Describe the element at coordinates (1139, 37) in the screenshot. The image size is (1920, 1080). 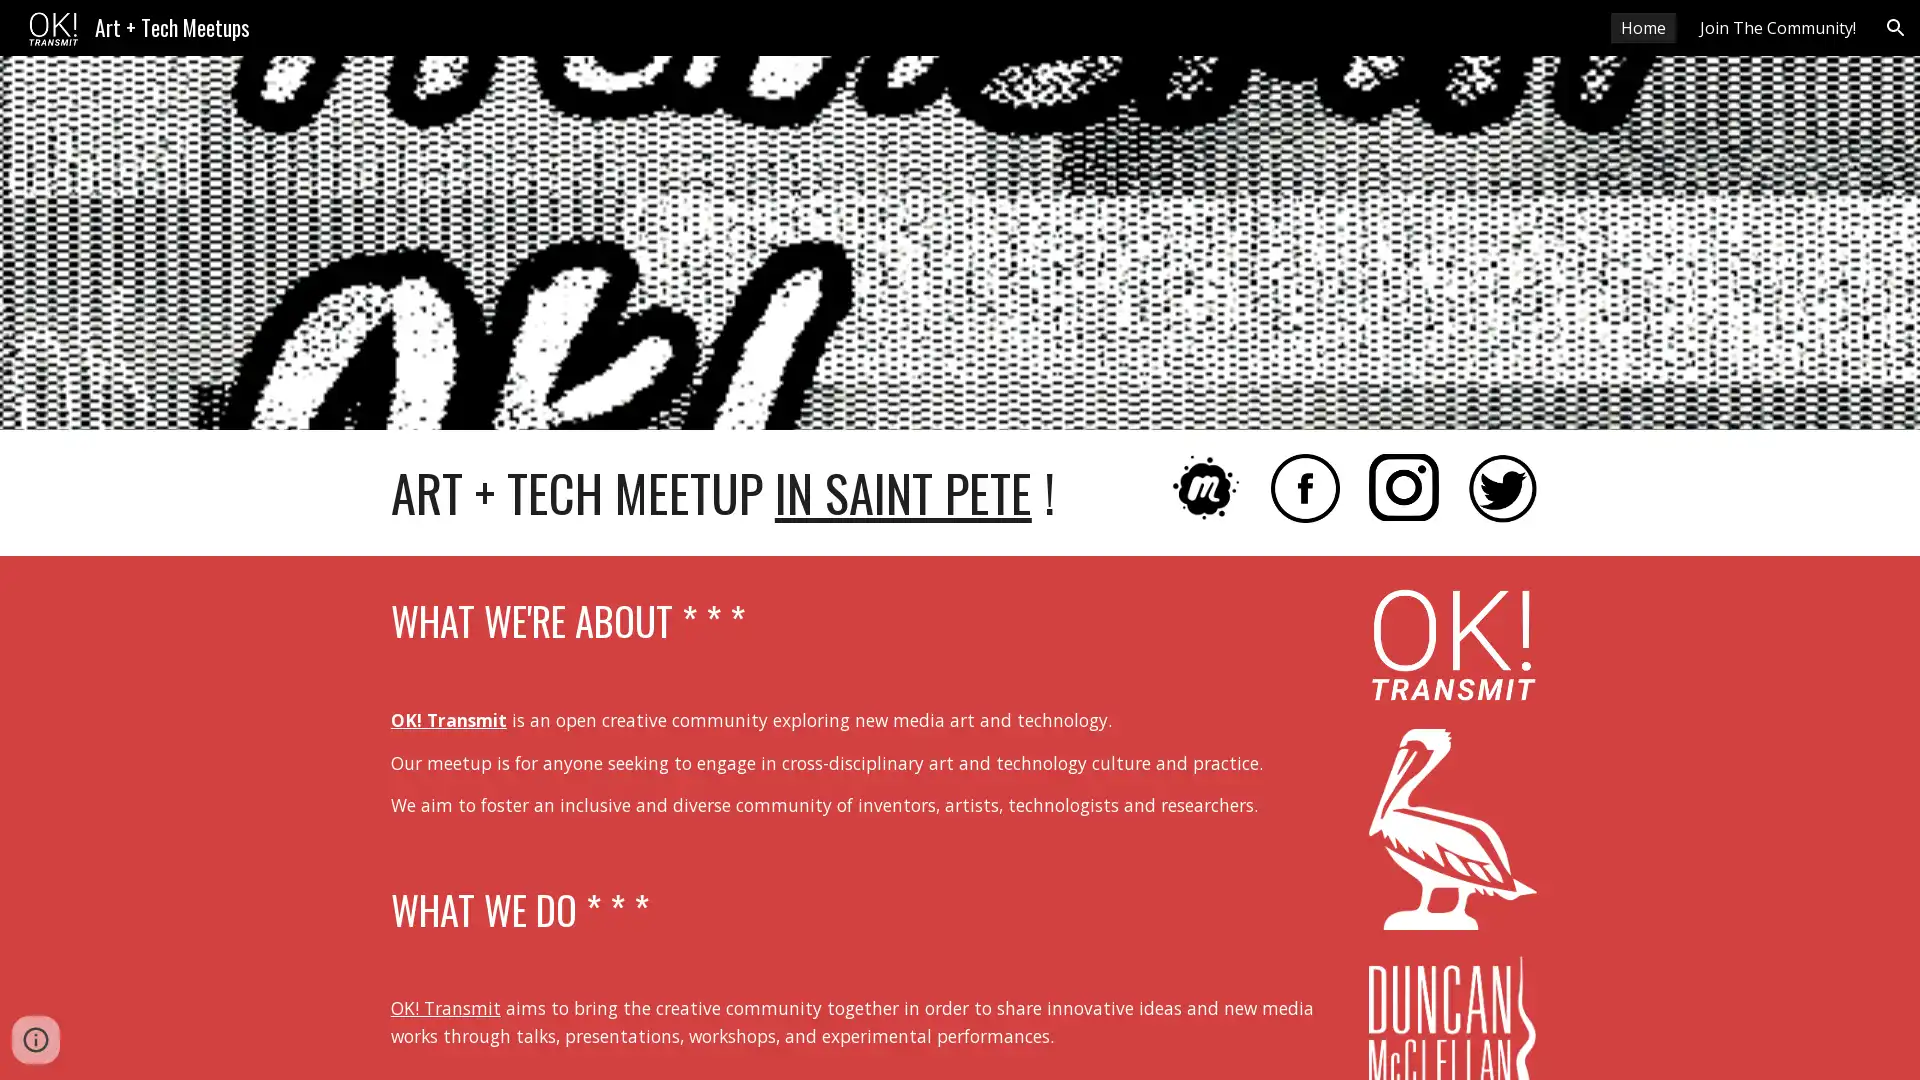
I see `Skip to navigation` at that location.